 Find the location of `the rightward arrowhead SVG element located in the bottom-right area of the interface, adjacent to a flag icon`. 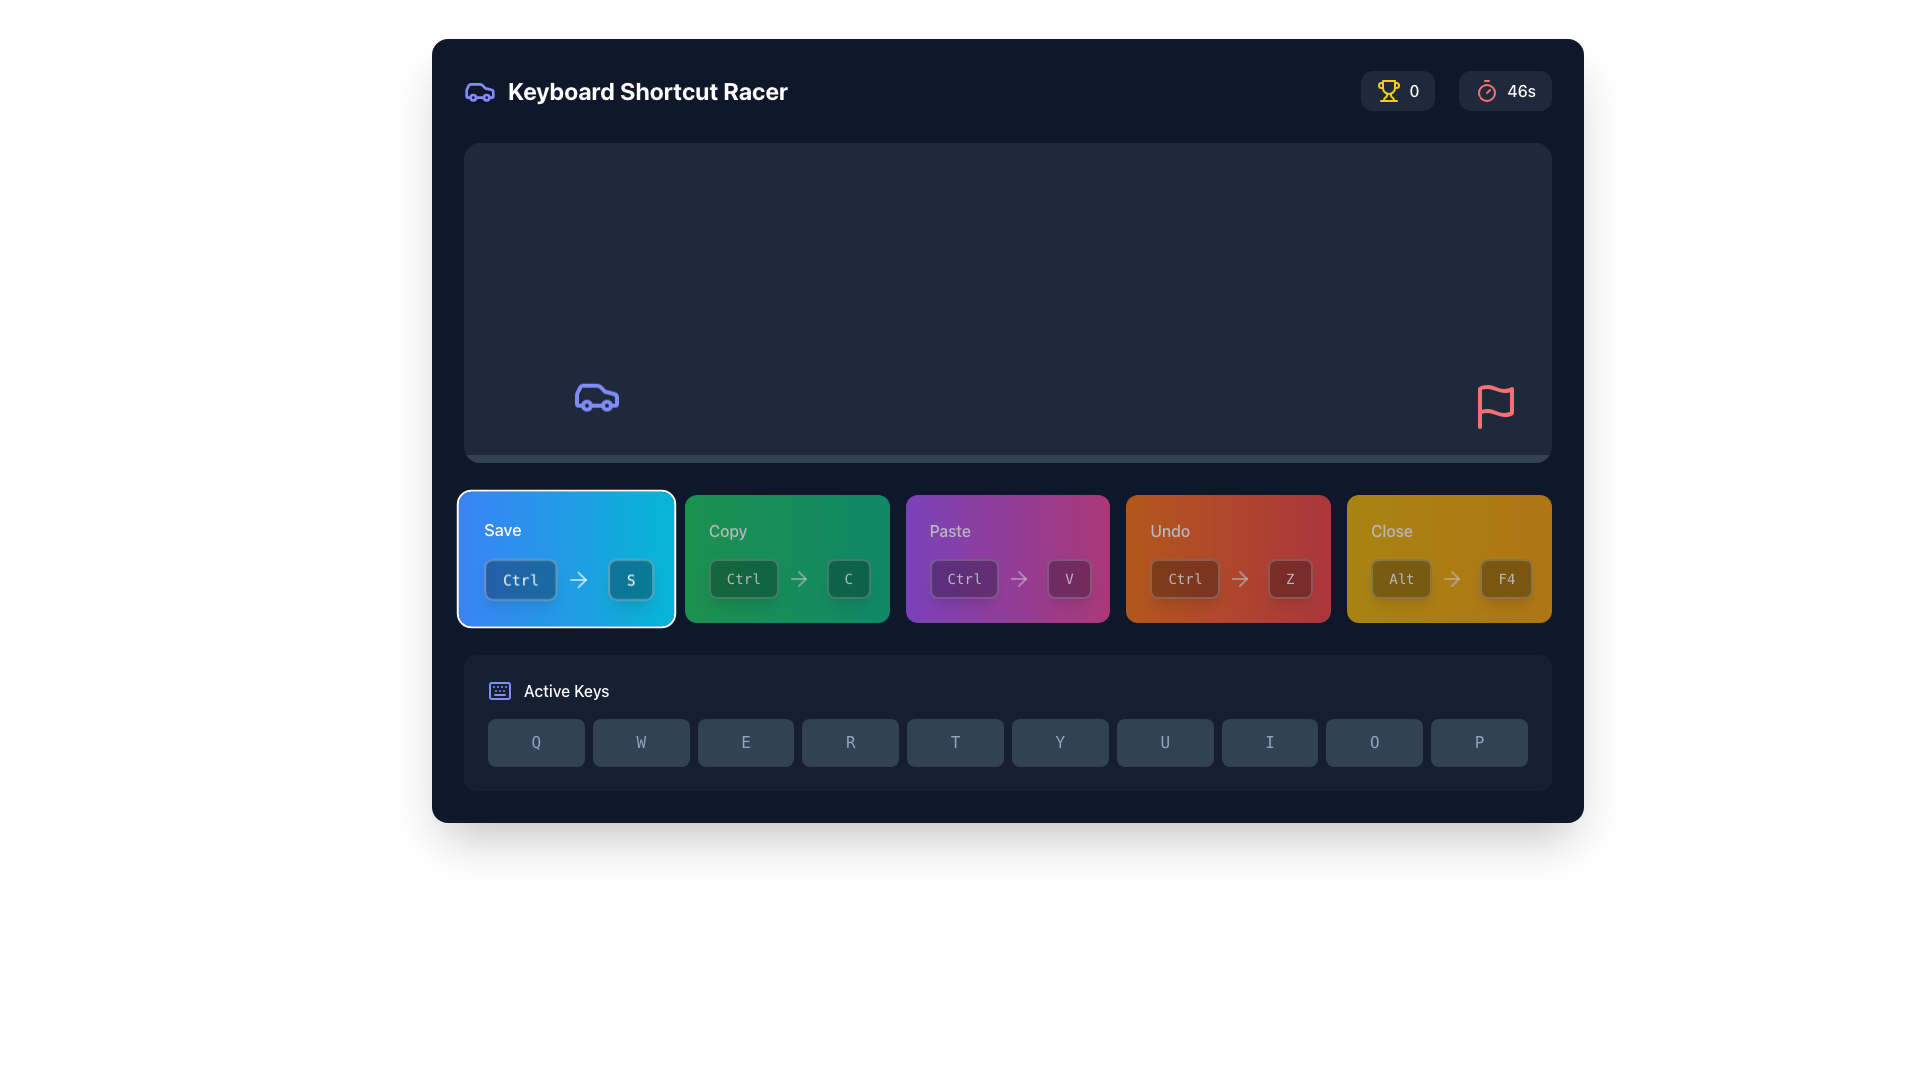

the rightward arrowhead SVG element located in the bottom-right area of the interface, adjacent to a flag icon is located at coordinates (1242, 578).